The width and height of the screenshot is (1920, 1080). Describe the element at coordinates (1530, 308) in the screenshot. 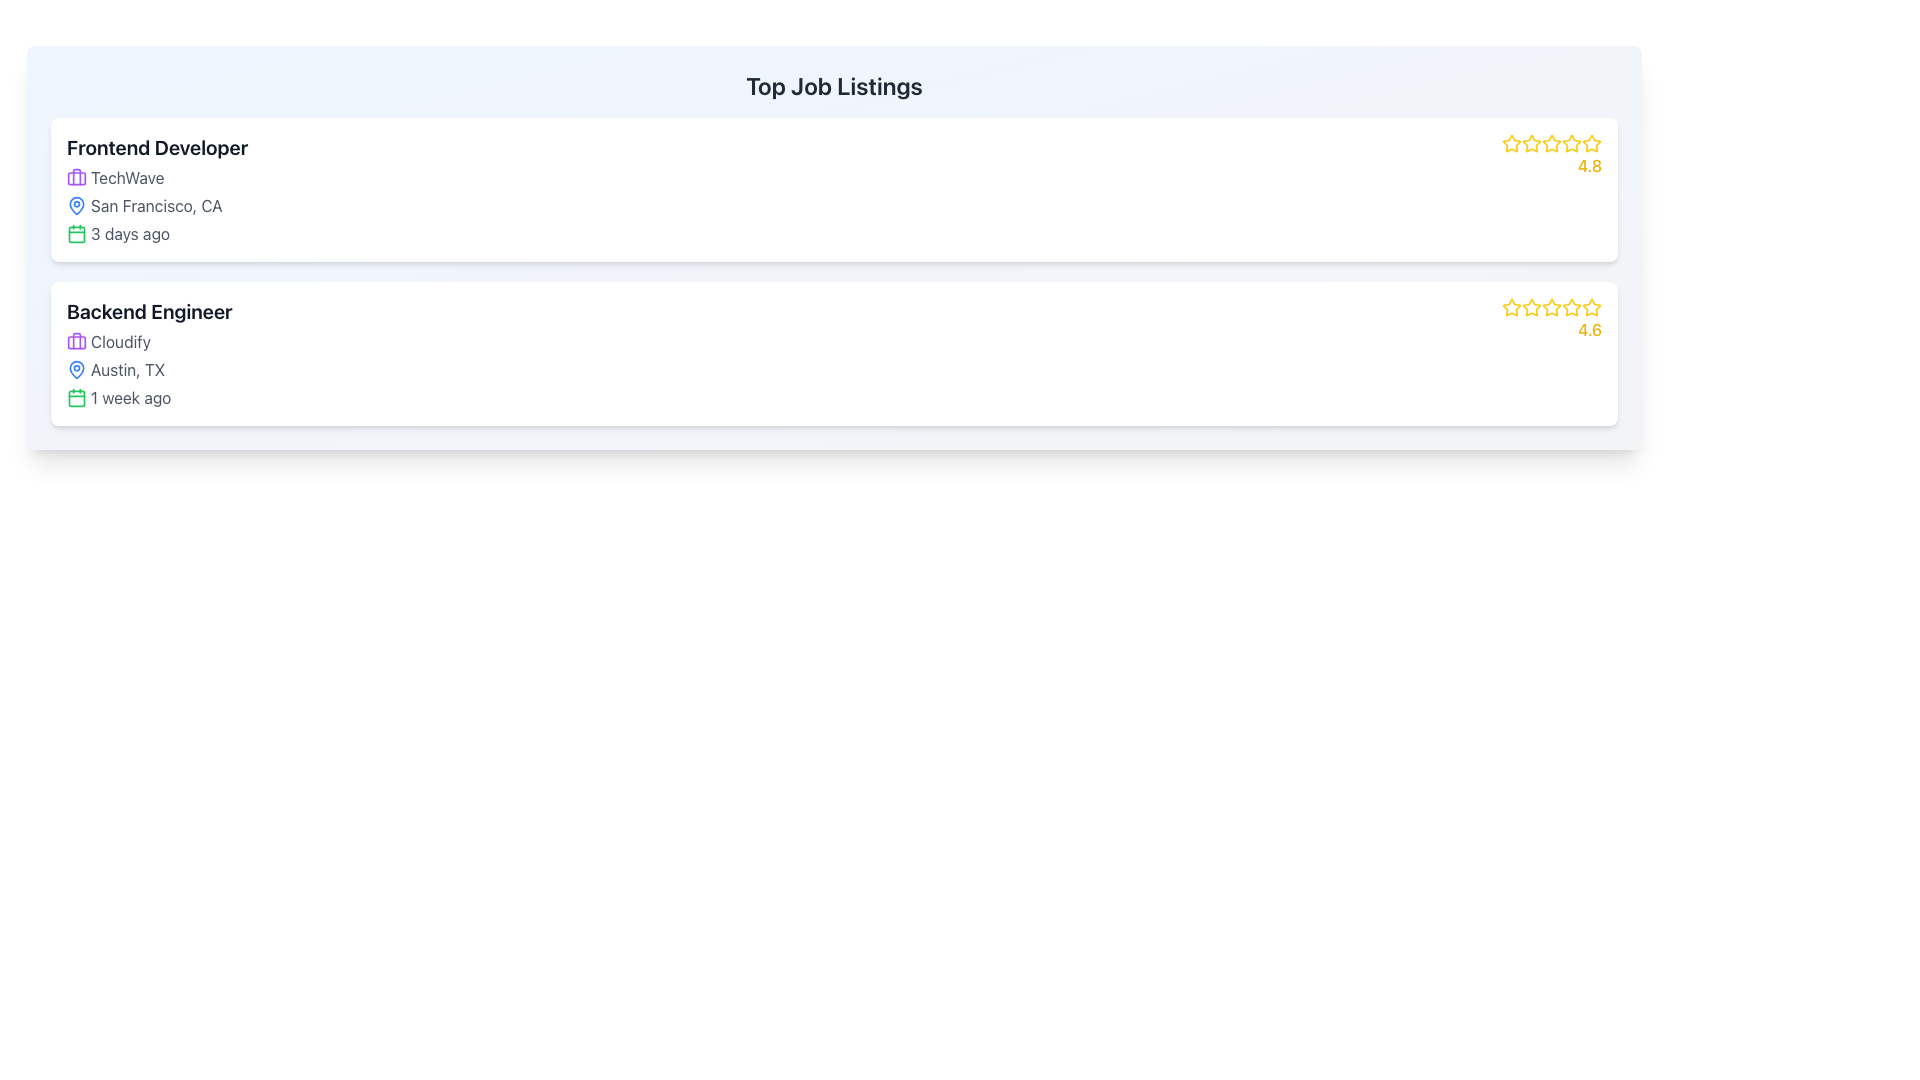

I see `the third yellow star icon in the rating system of the job listing` at that location.